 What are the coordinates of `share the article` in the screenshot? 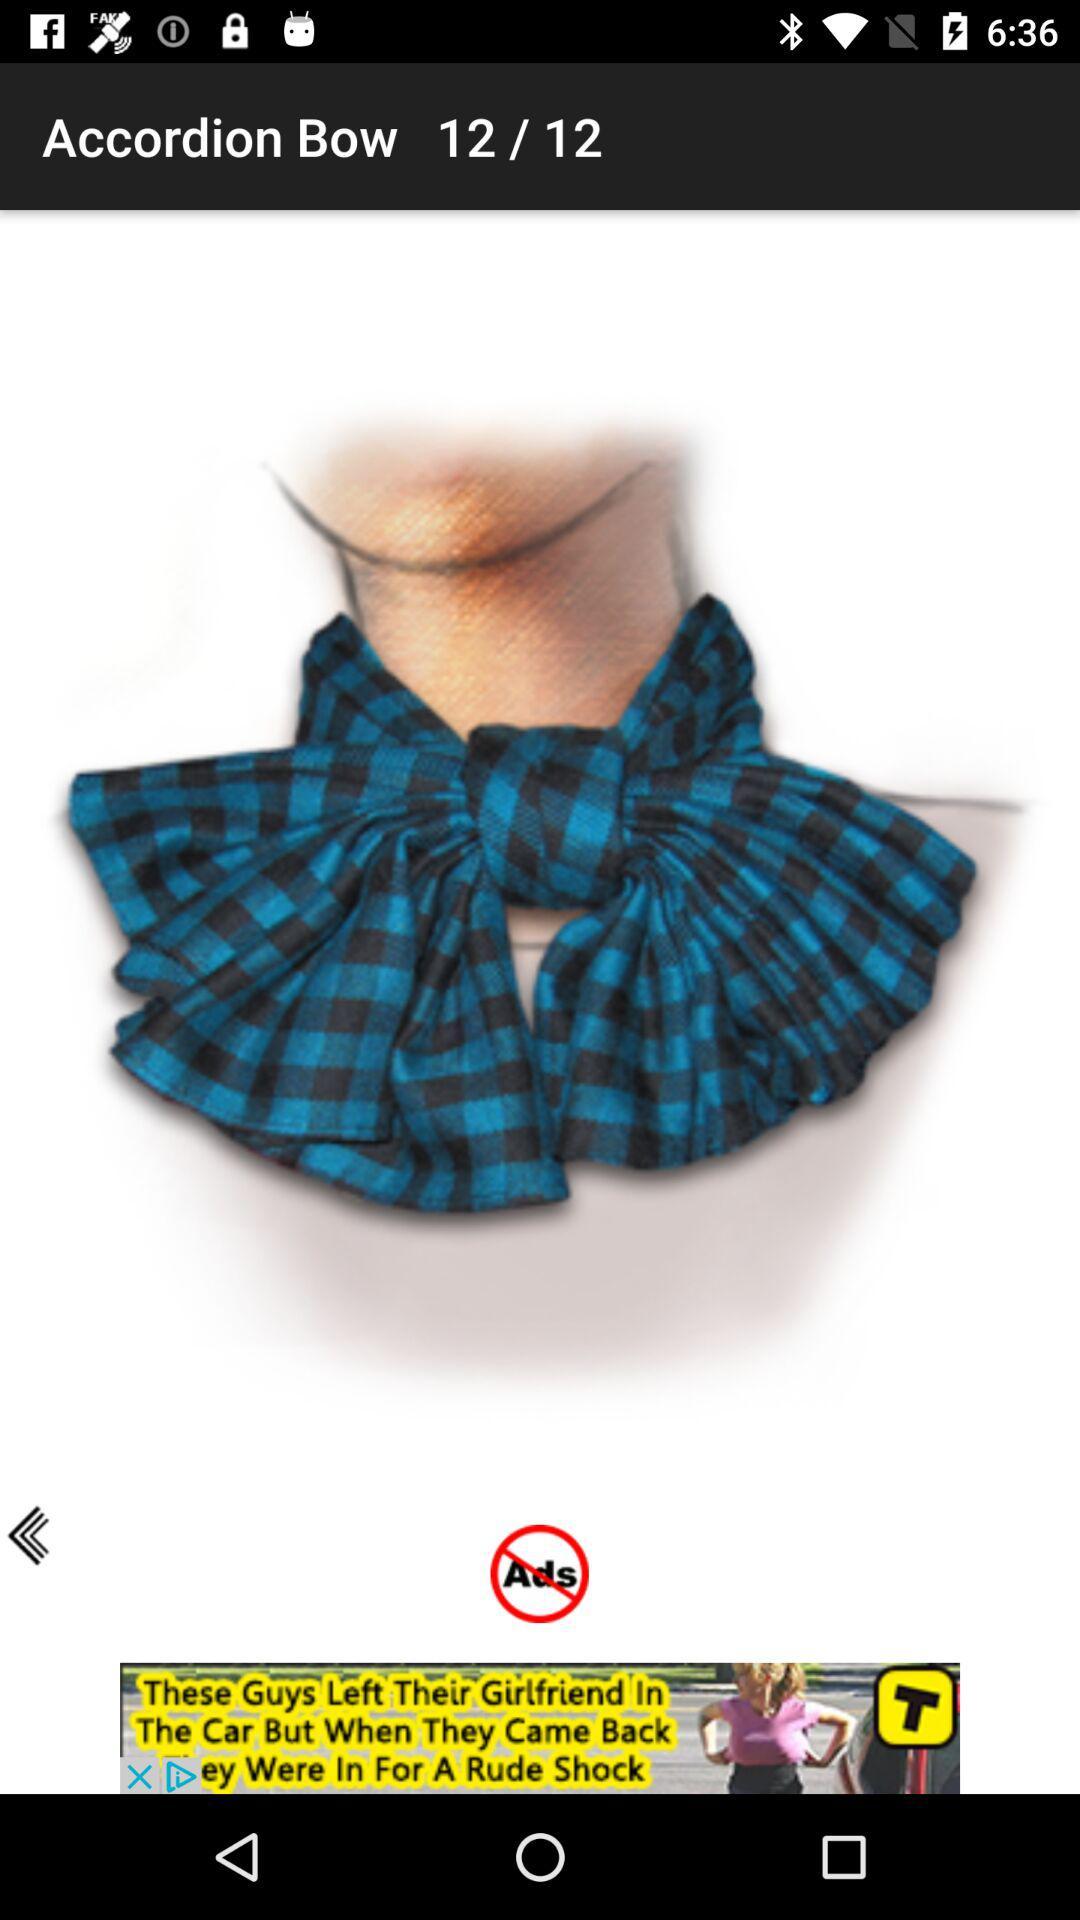 It's located at (540, 1727).